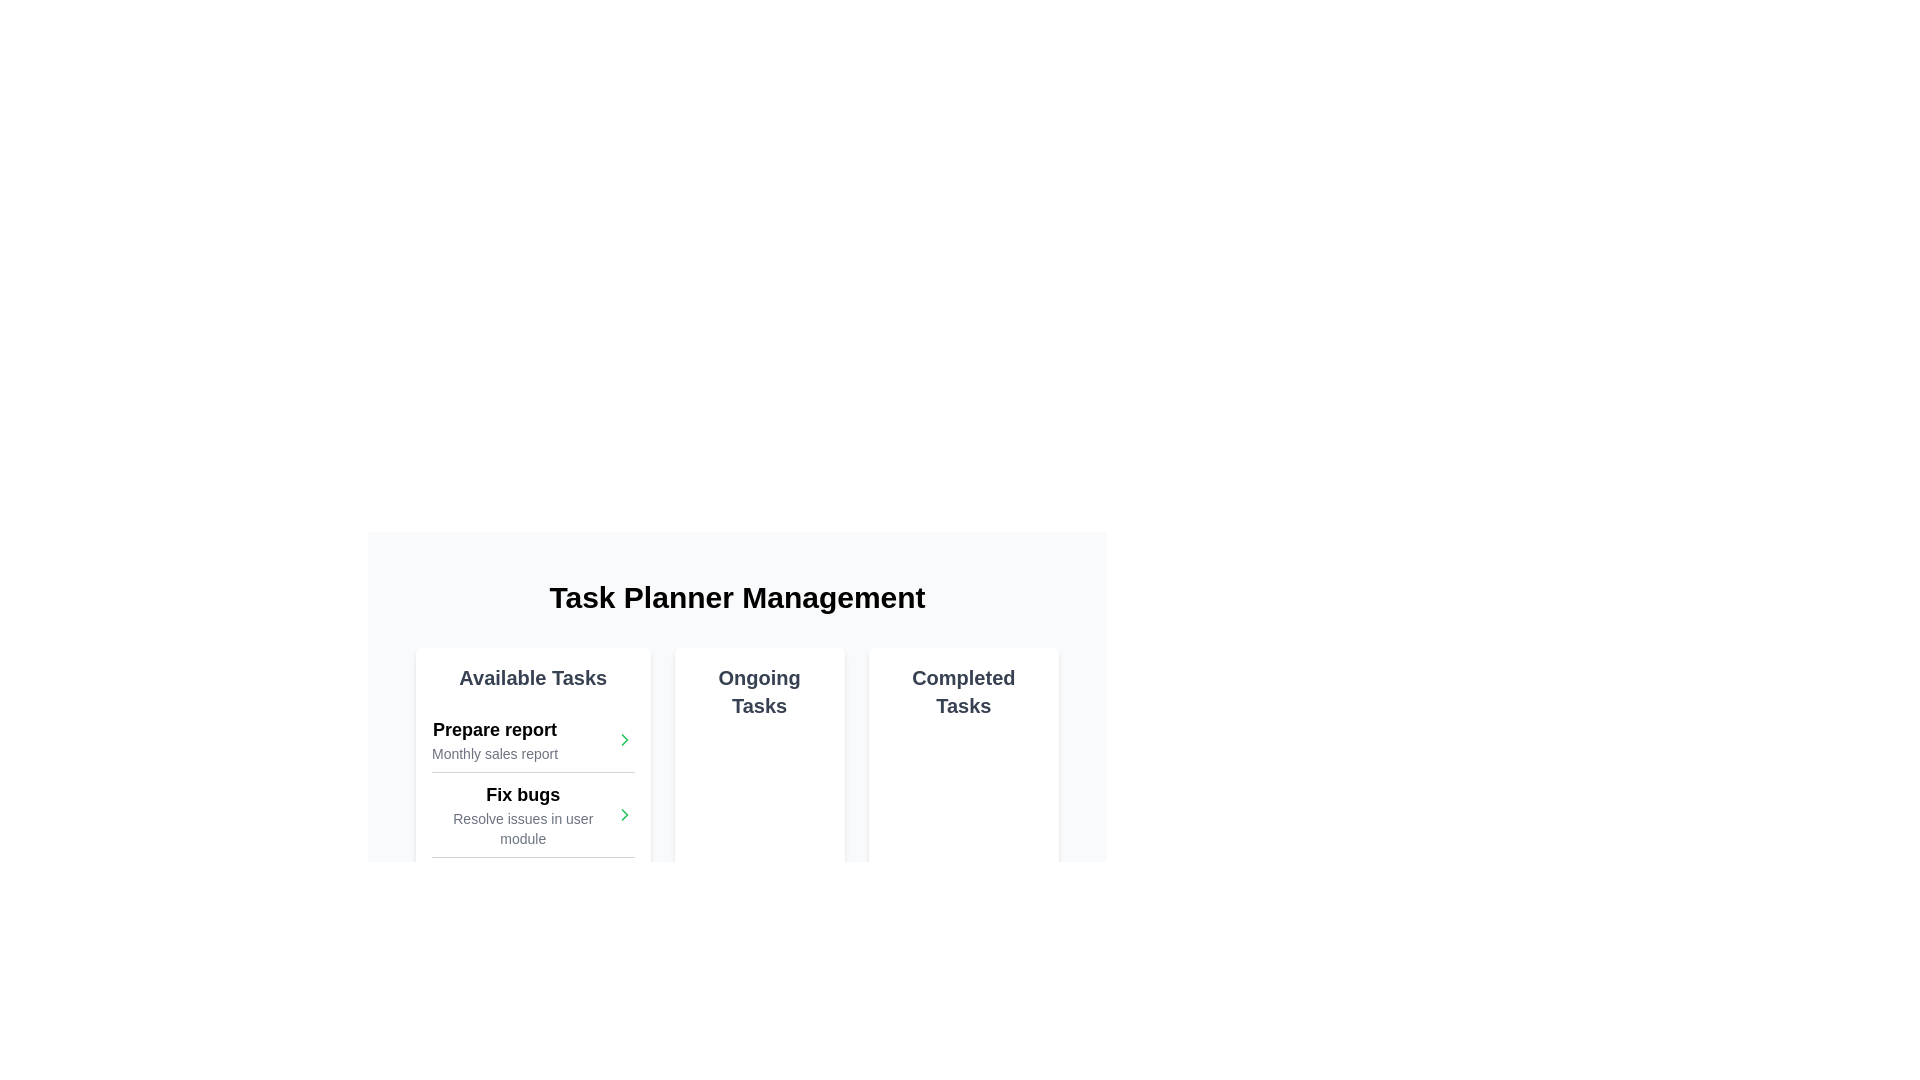 The image size is (1920, 1080). What do you see at coordinates (494, 729) in the screenshot?
I see `the bold, black, left-aligned text label reading 'Prepare report', which is the first item in the 'Available Tasks' section` at bounding box center [494, 729].